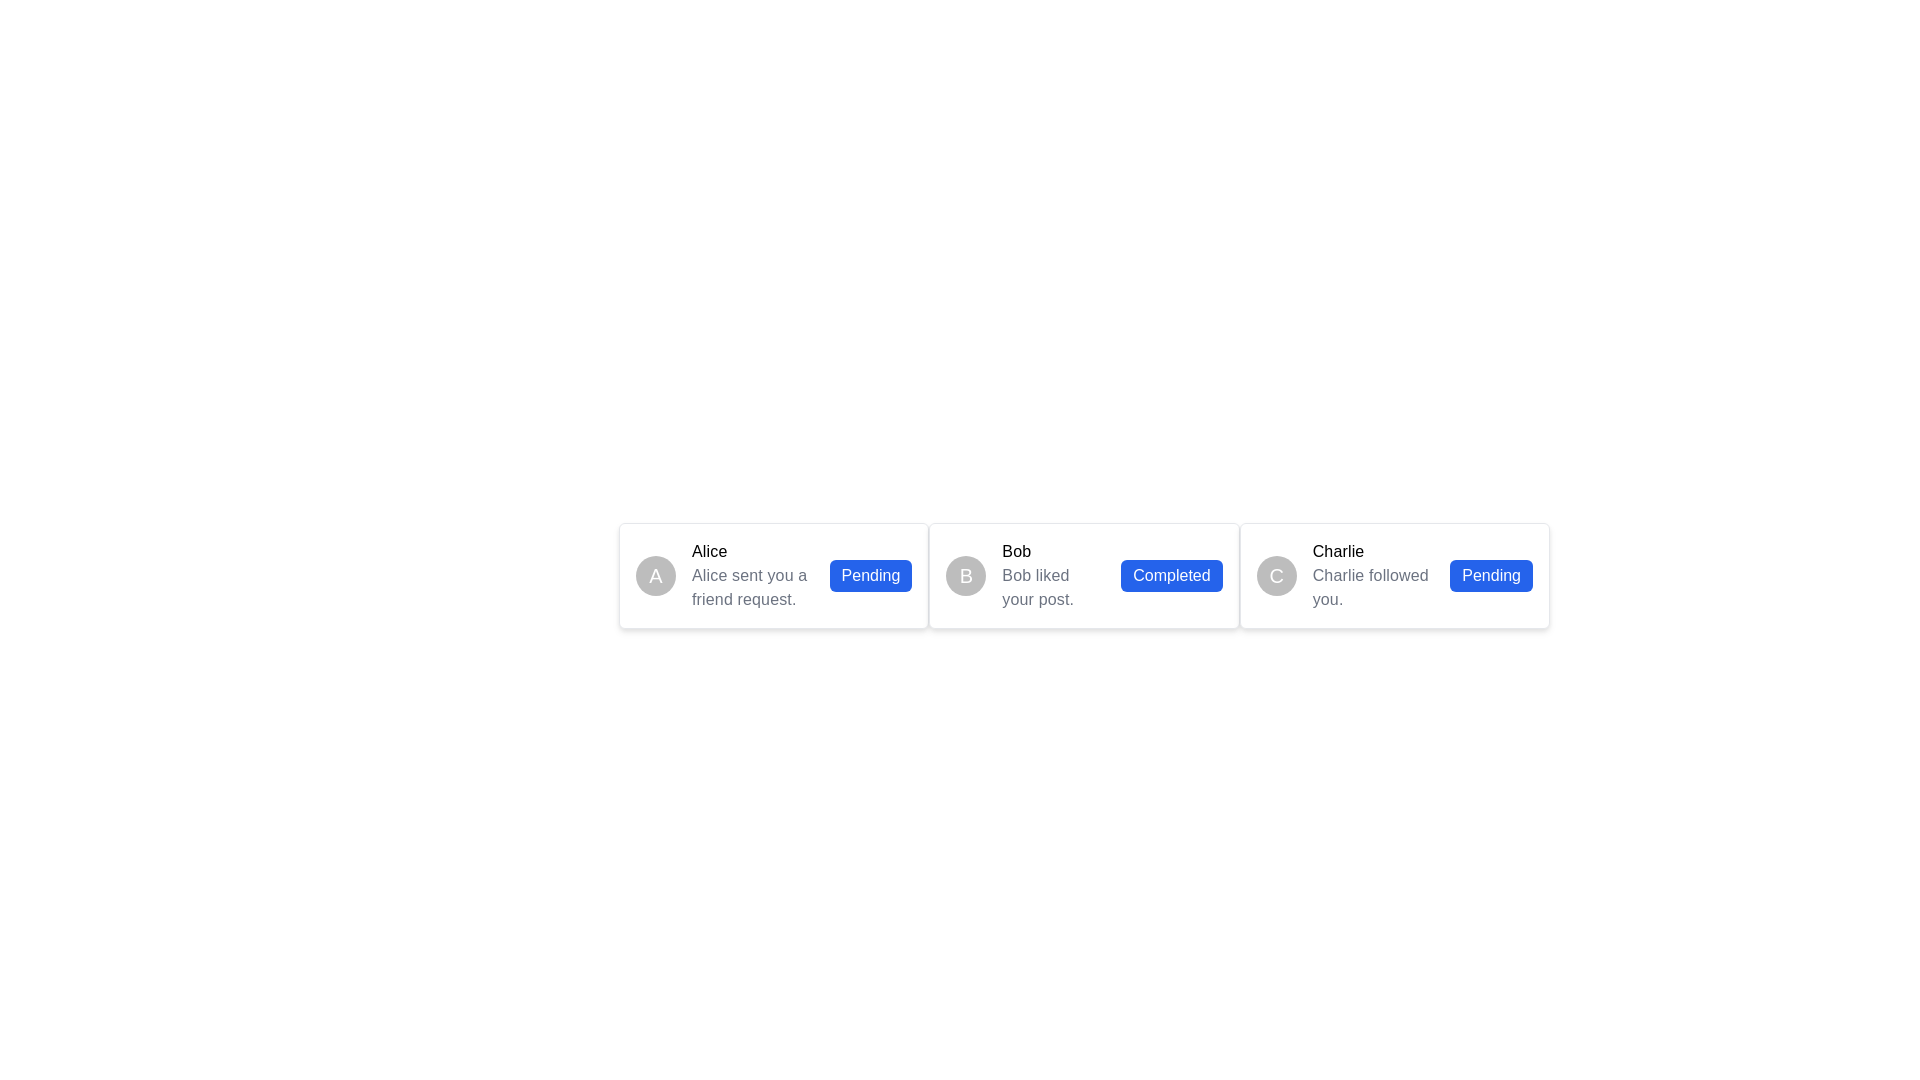  Describe the element at coordinates (1052, 575) in the screenshot. I see `the Text Label displaying 'Bob liked your post.' located between the avatar 'B' and the 'Completed' button` at that location.